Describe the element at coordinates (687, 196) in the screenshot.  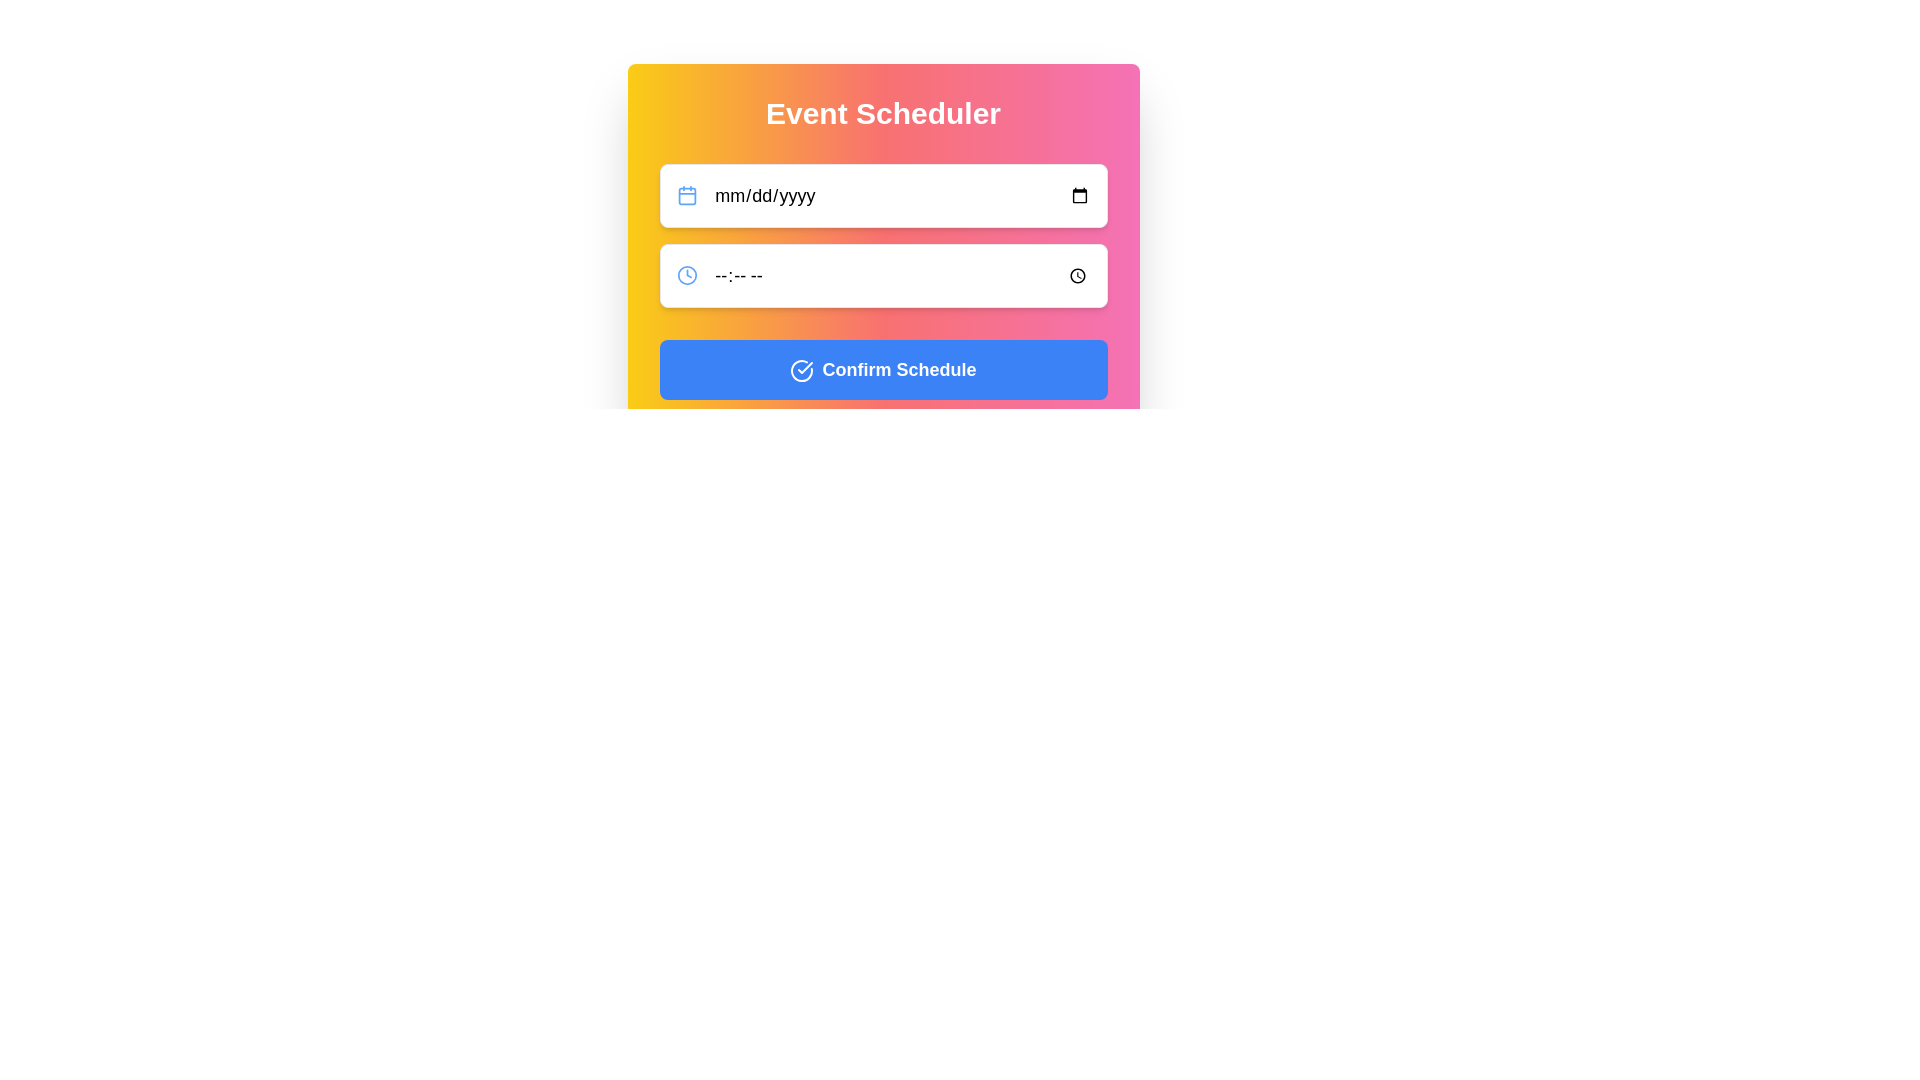
I see `the blue background frame of the calendar icon located near the top left corner of the date input field` at that location.